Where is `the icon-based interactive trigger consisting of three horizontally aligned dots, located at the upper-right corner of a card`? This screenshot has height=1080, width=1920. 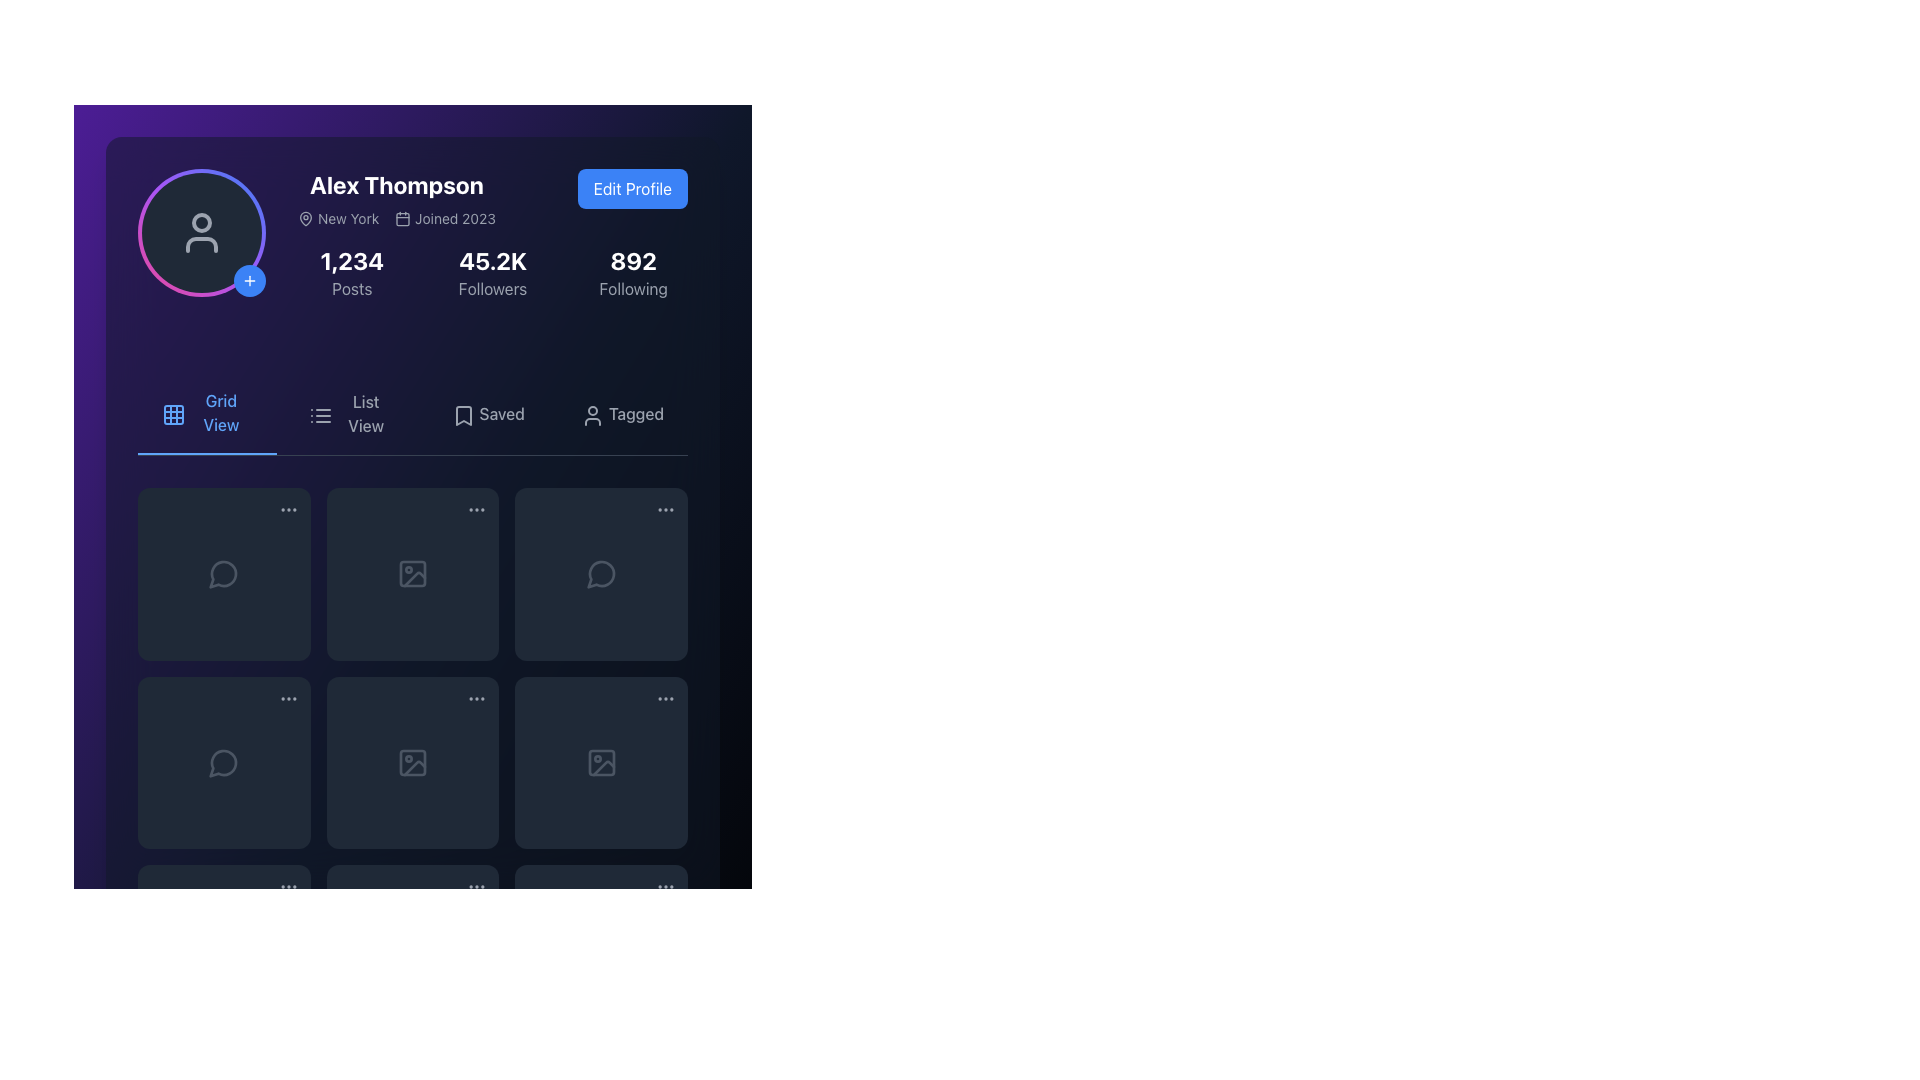 the icon-based interactive trigger consisting of three horizontally aligned dots, located at the upper-right corner of a card is located at coordinates (666, 509).